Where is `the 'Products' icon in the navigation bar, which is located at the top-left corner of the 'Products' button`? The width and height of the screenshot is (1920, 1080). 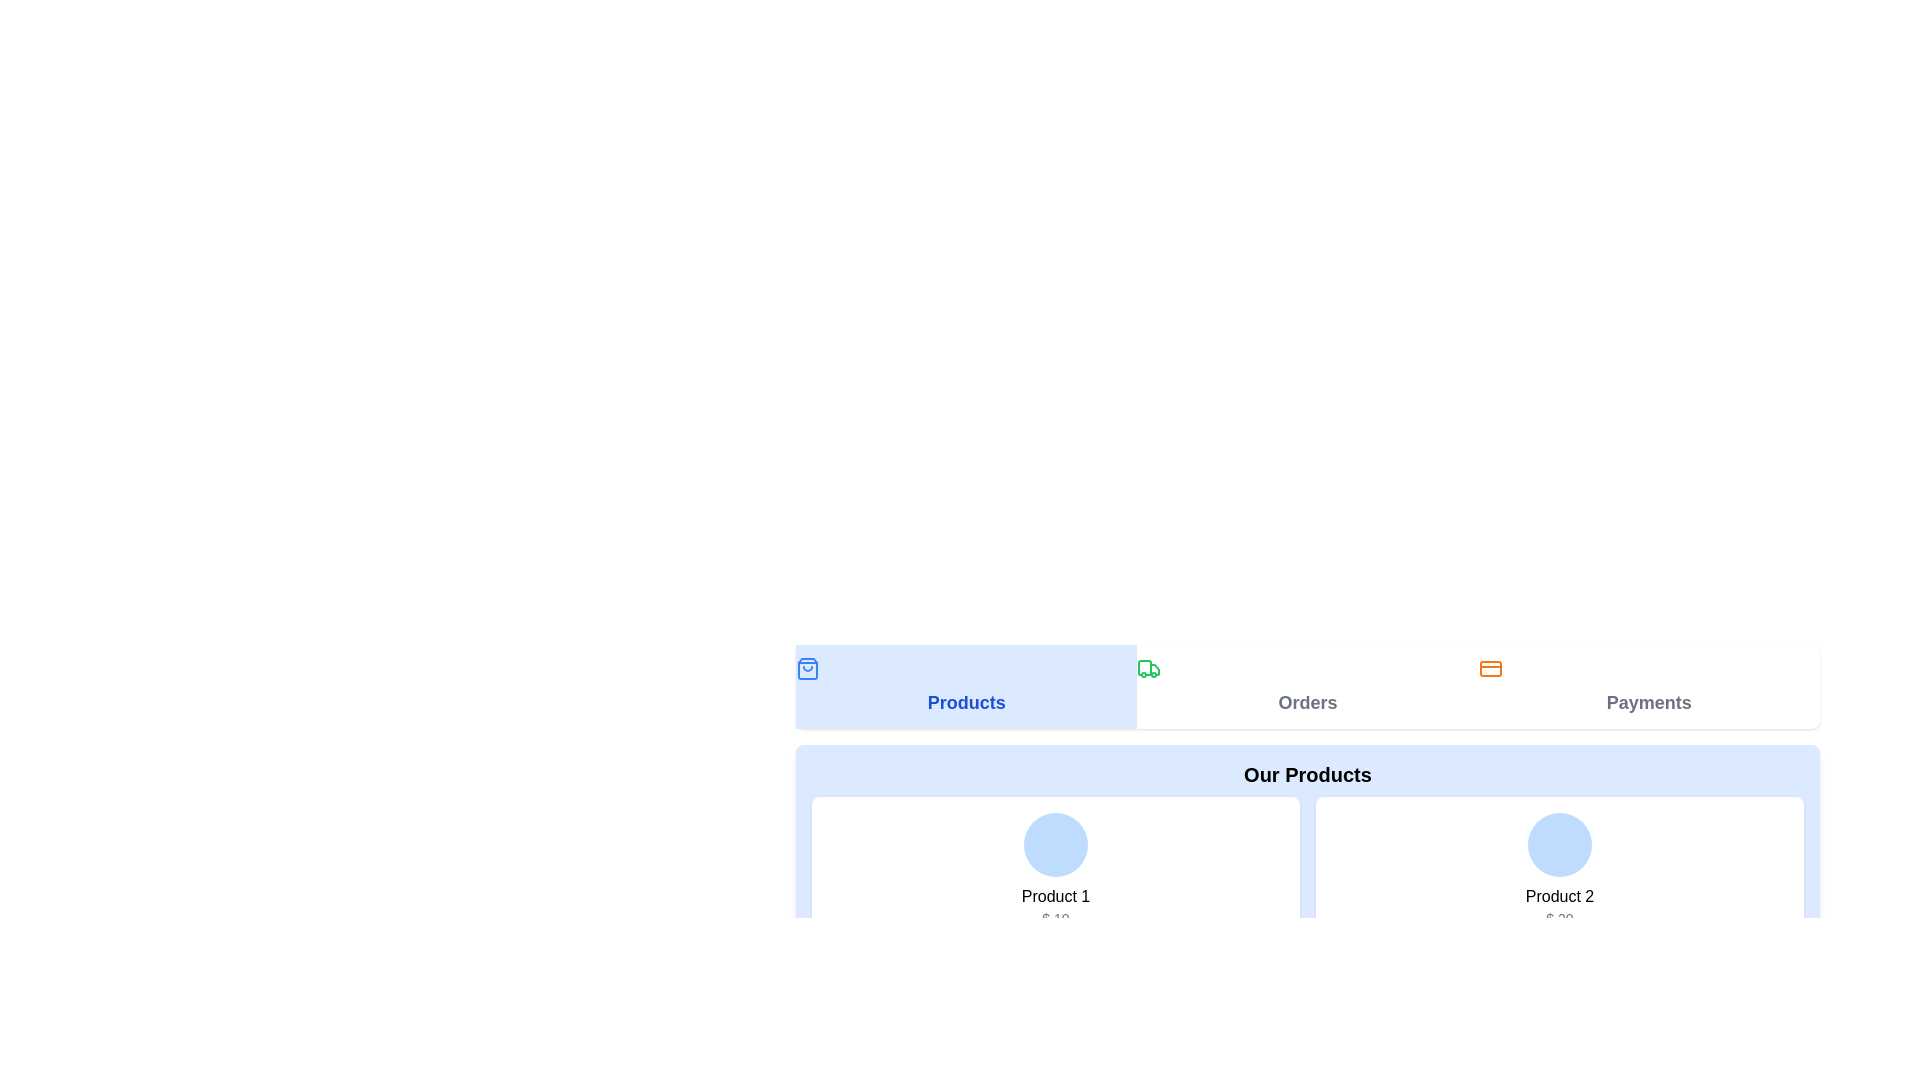
the 'Products' icon in the navigation bar, which is located at the top-left corner of the 'Products' button is located at coordinates (807, 668).